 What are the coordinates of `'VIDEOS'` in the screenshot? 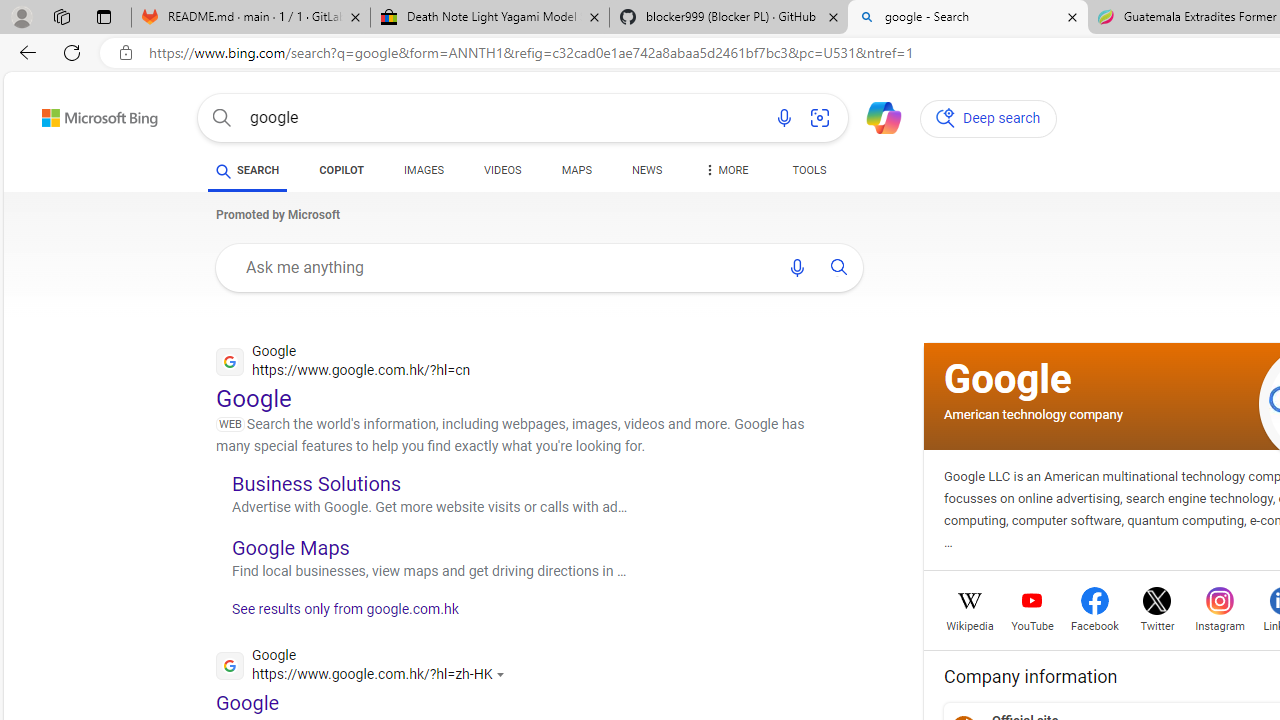 It's located at (503, 170).